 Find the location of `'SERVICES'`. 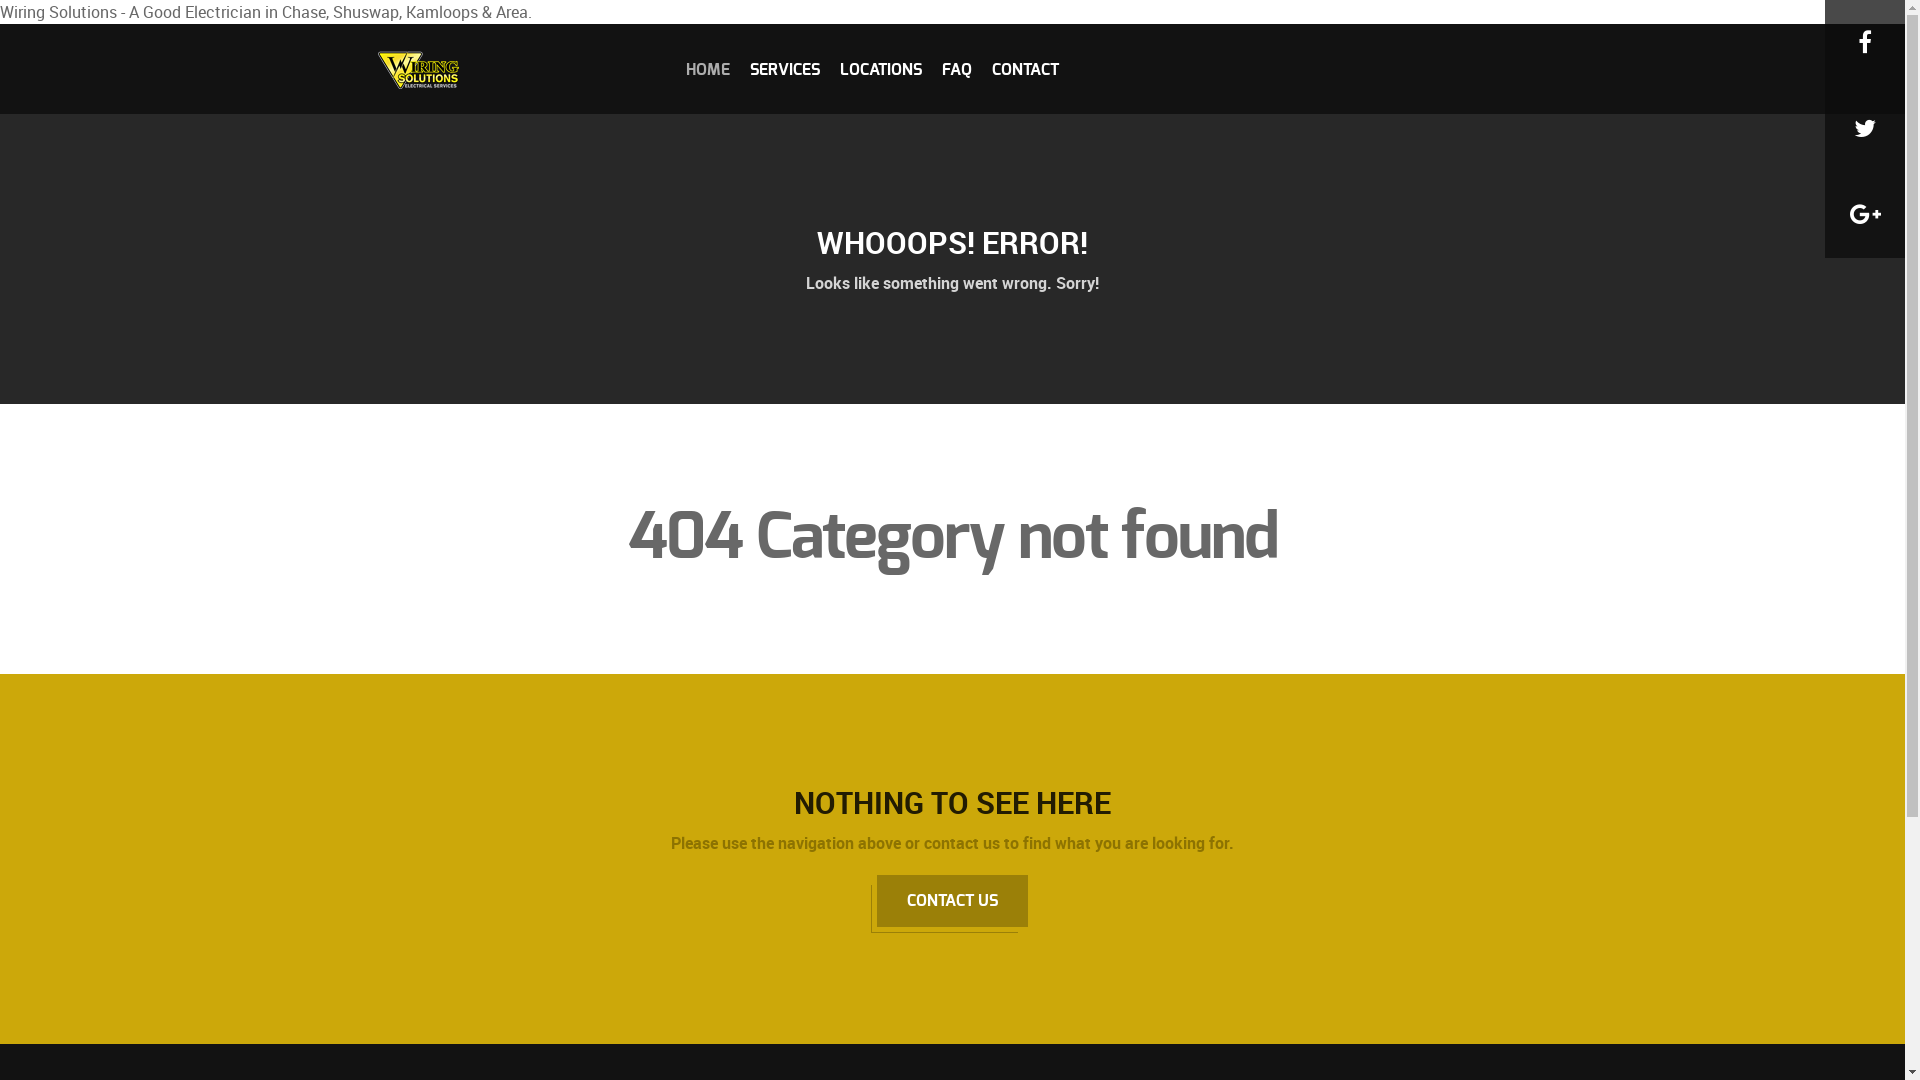

'SERVICES' is located at coordinates (784, 68).